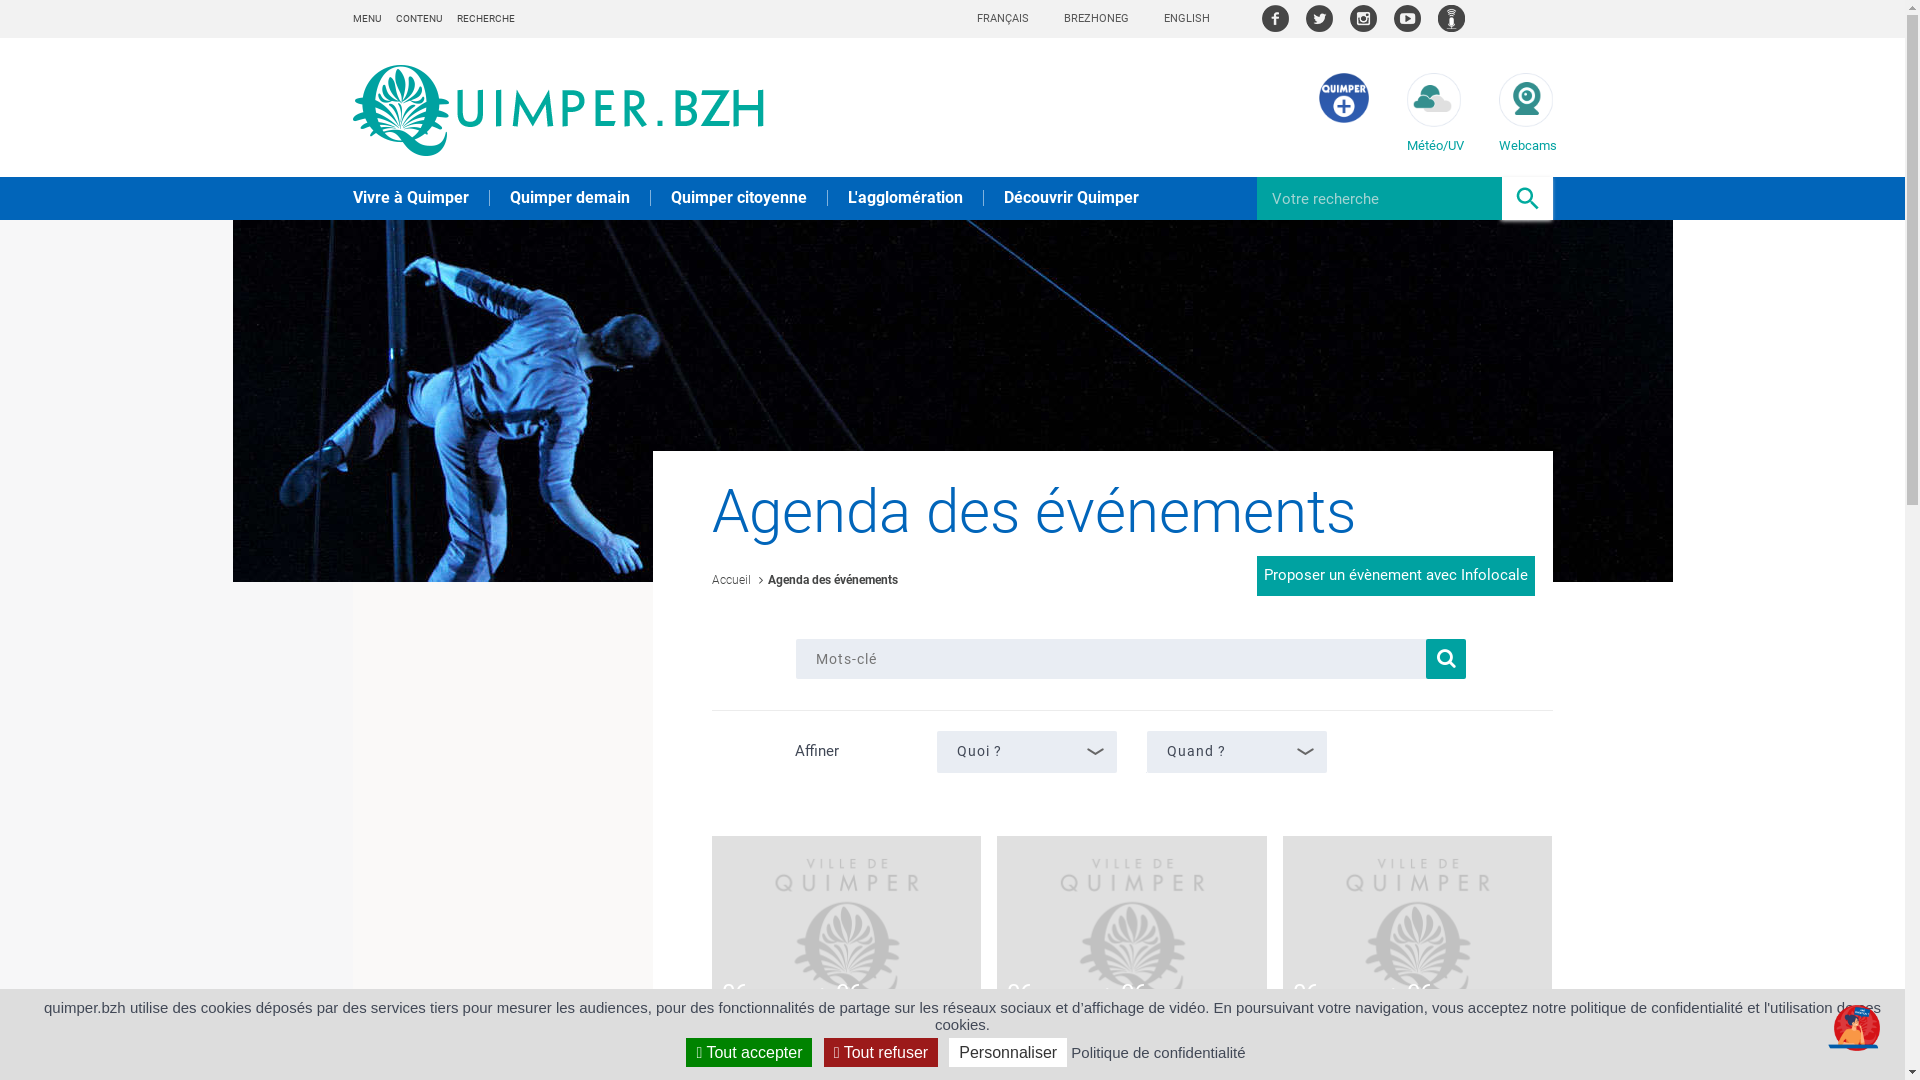 This screenshot has width=1920, height=1080. What do you see at coordinates (880, 1051) in the screenshot?
I see `'Tout refuser'` at bounding box center [880, 1051].